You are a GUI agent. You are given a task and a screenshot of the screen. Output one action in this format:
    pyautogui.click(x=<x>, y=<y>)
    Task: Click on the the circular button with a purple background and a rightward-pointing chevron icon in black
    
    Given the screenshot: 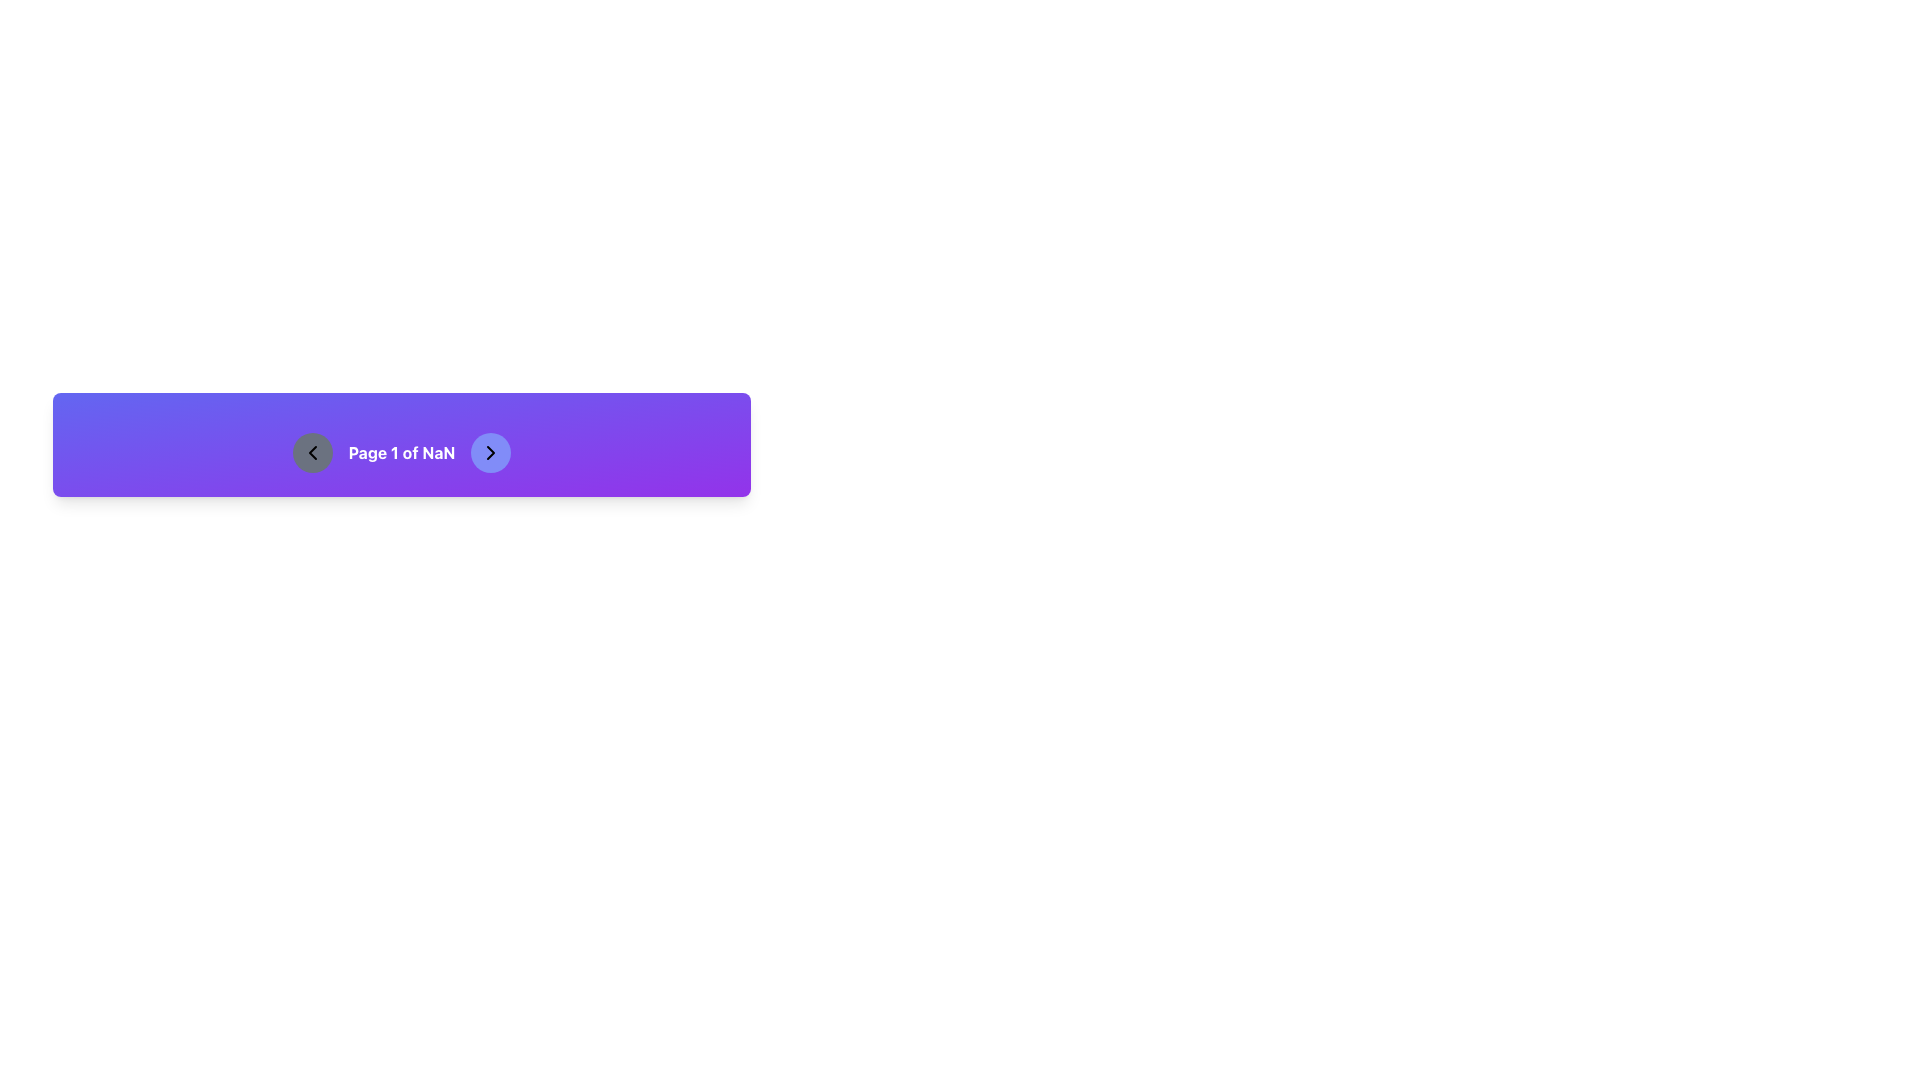 What is the action you would take?
    pyautogui.click(x=491, y=452)
    